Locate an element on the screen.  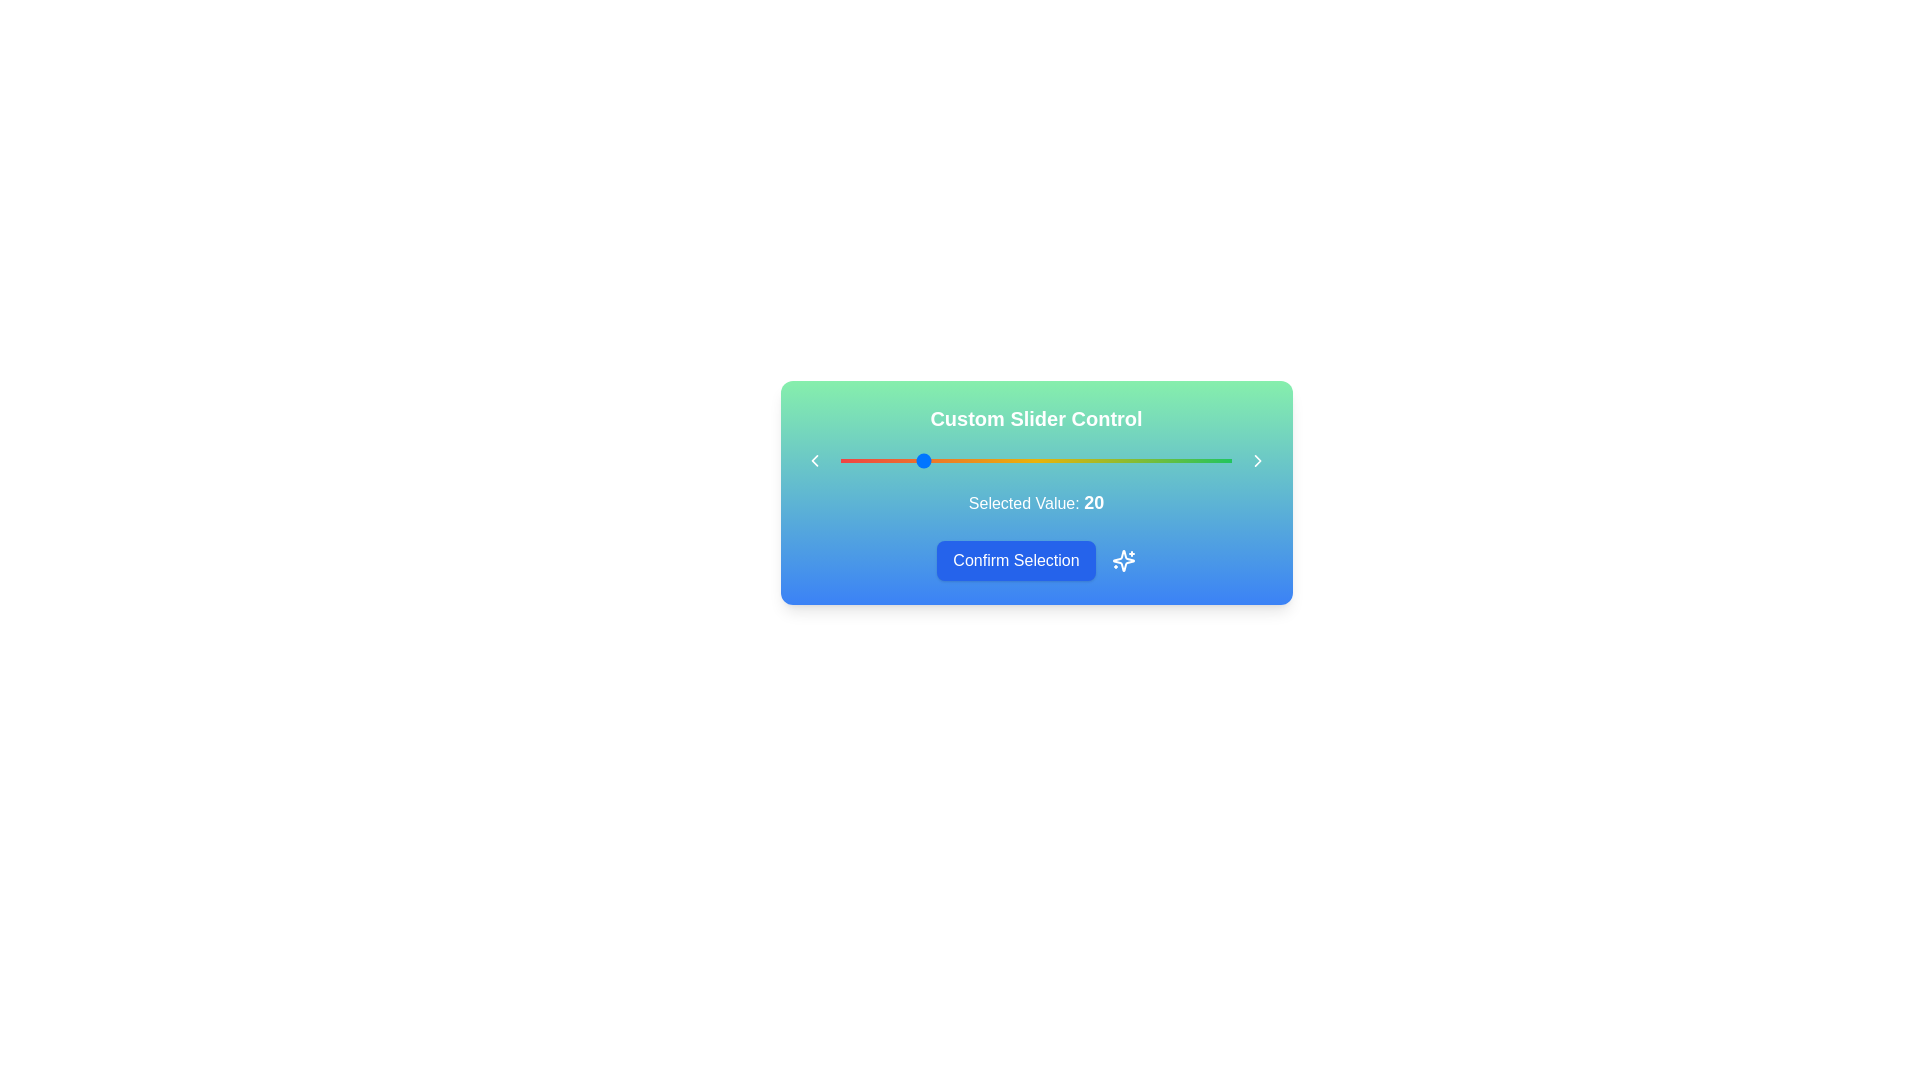
right arrow button to increase the slider value by 5 is located at coordinates (1257, 461).